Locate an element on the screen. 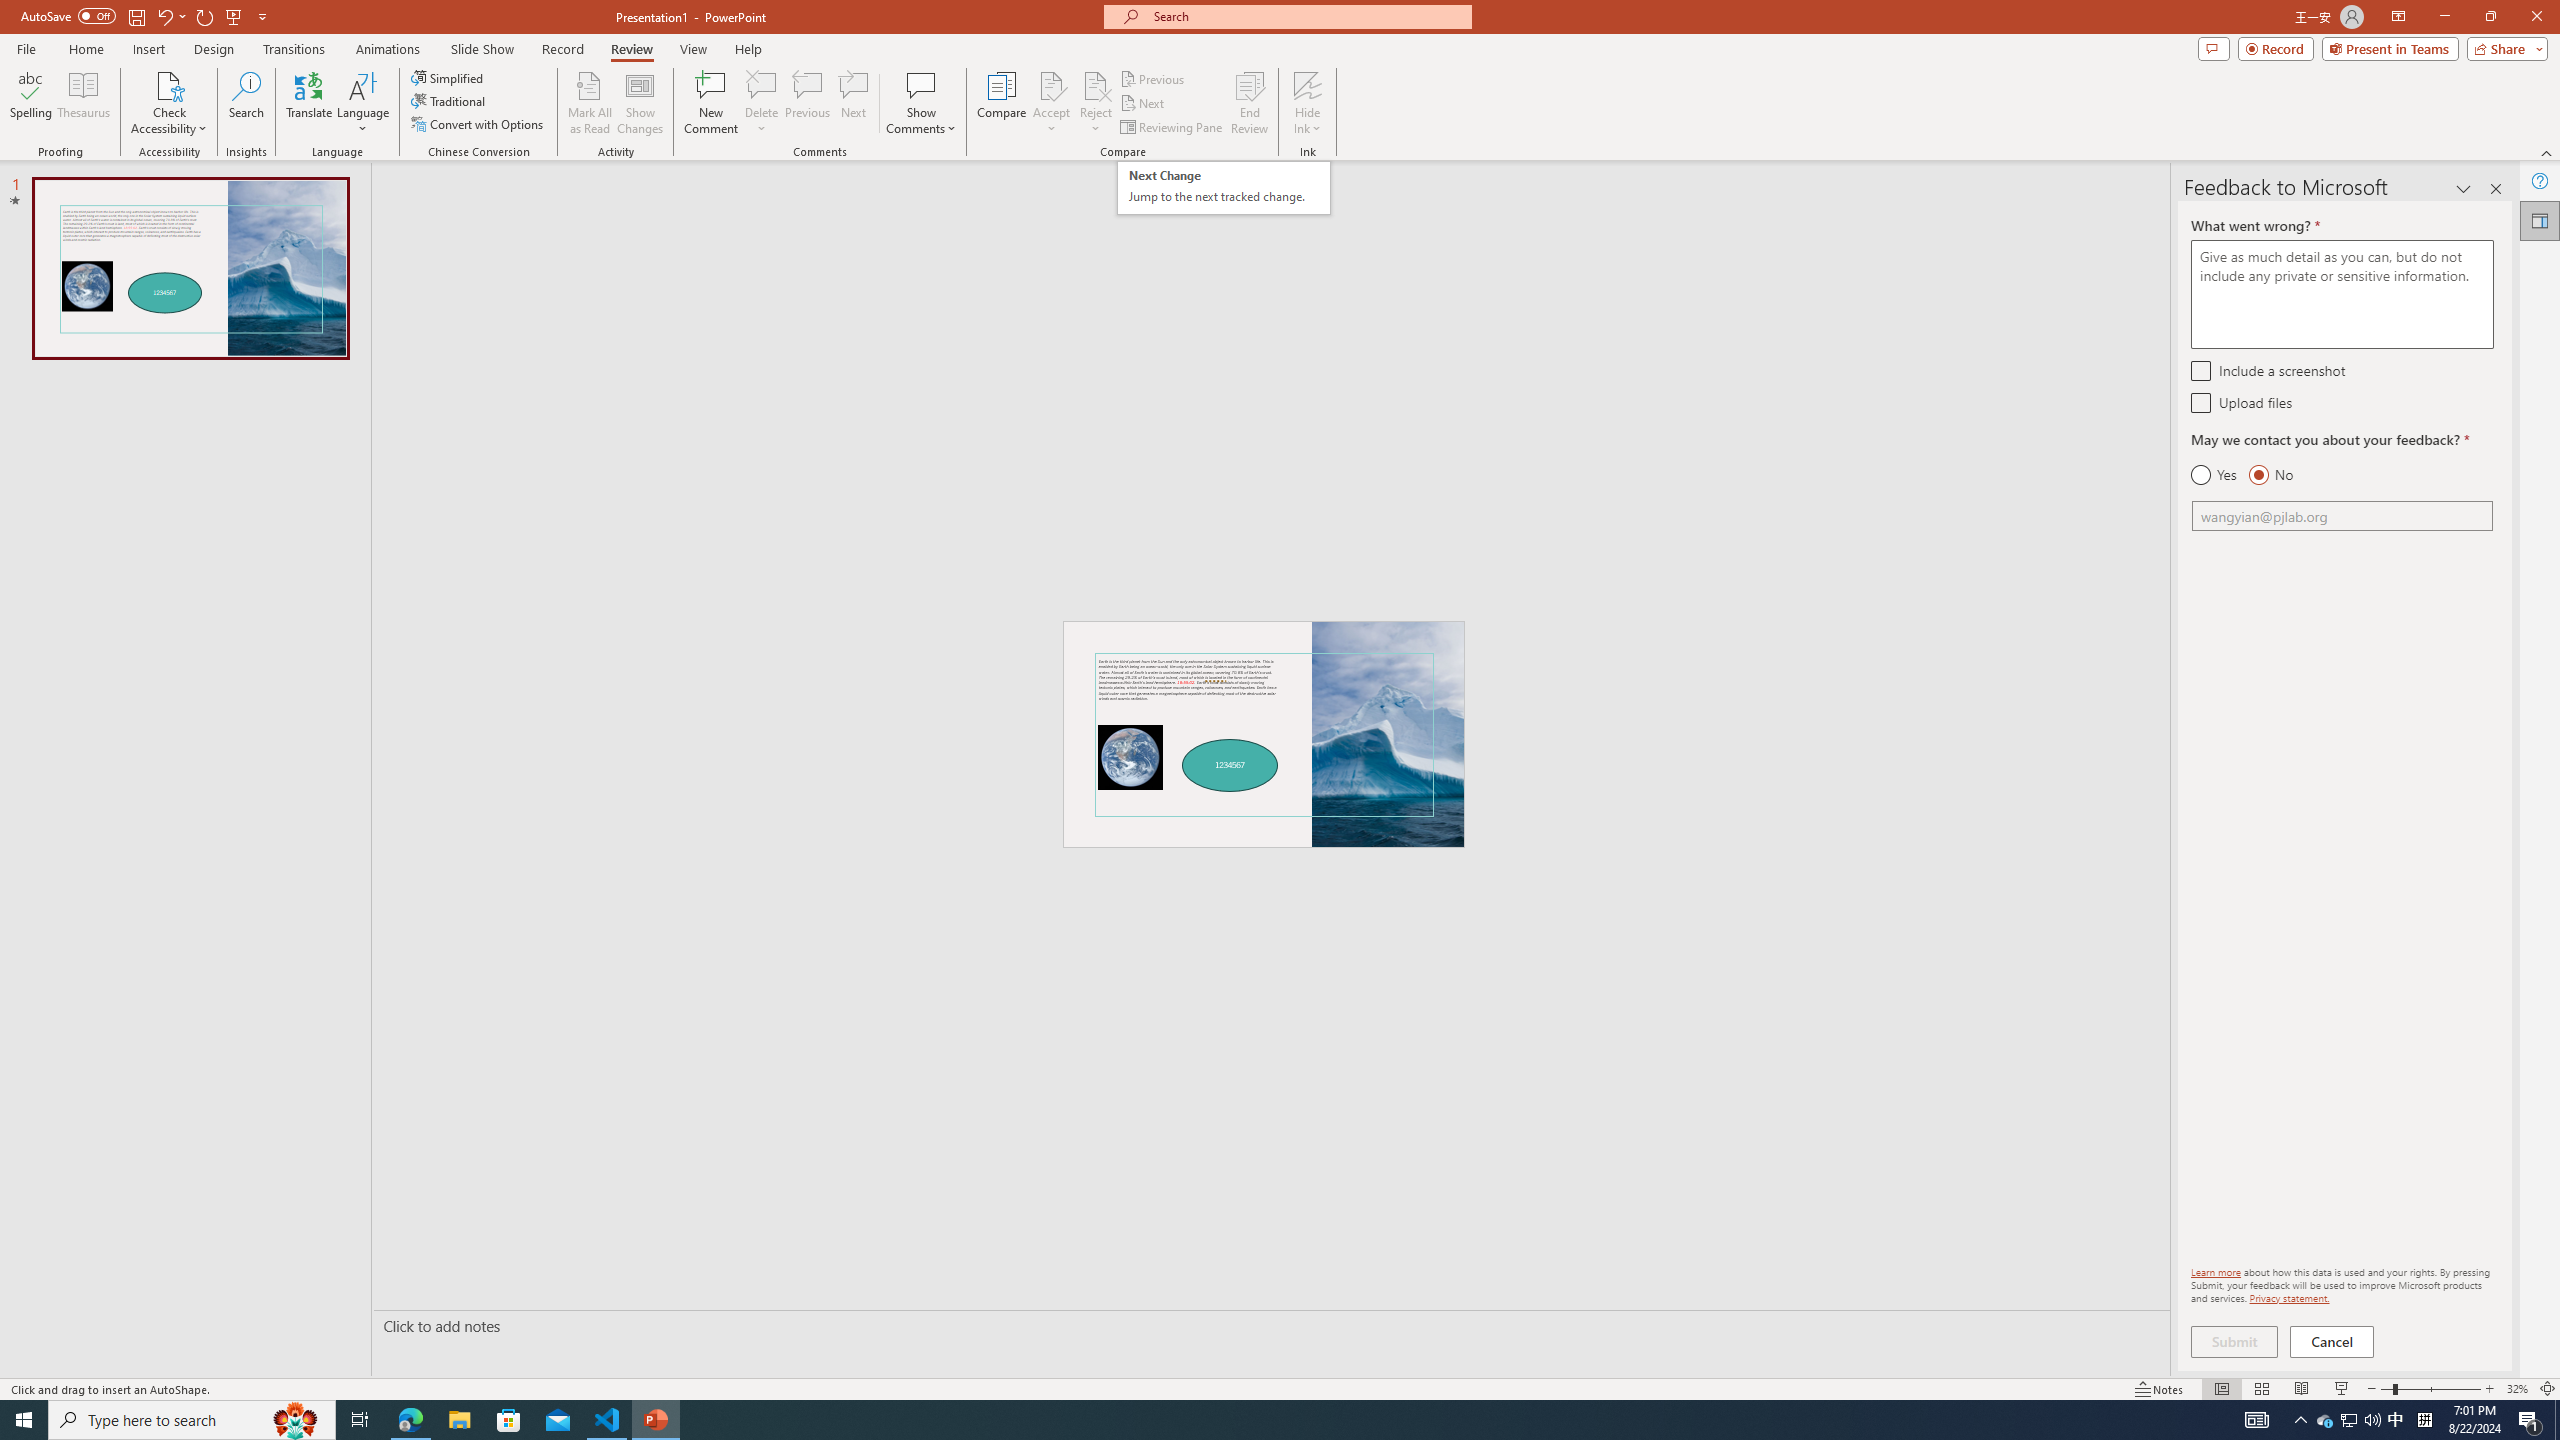 The image size is (2560, 1440). 'Cancel' is located at coordinates (2332, 1341).